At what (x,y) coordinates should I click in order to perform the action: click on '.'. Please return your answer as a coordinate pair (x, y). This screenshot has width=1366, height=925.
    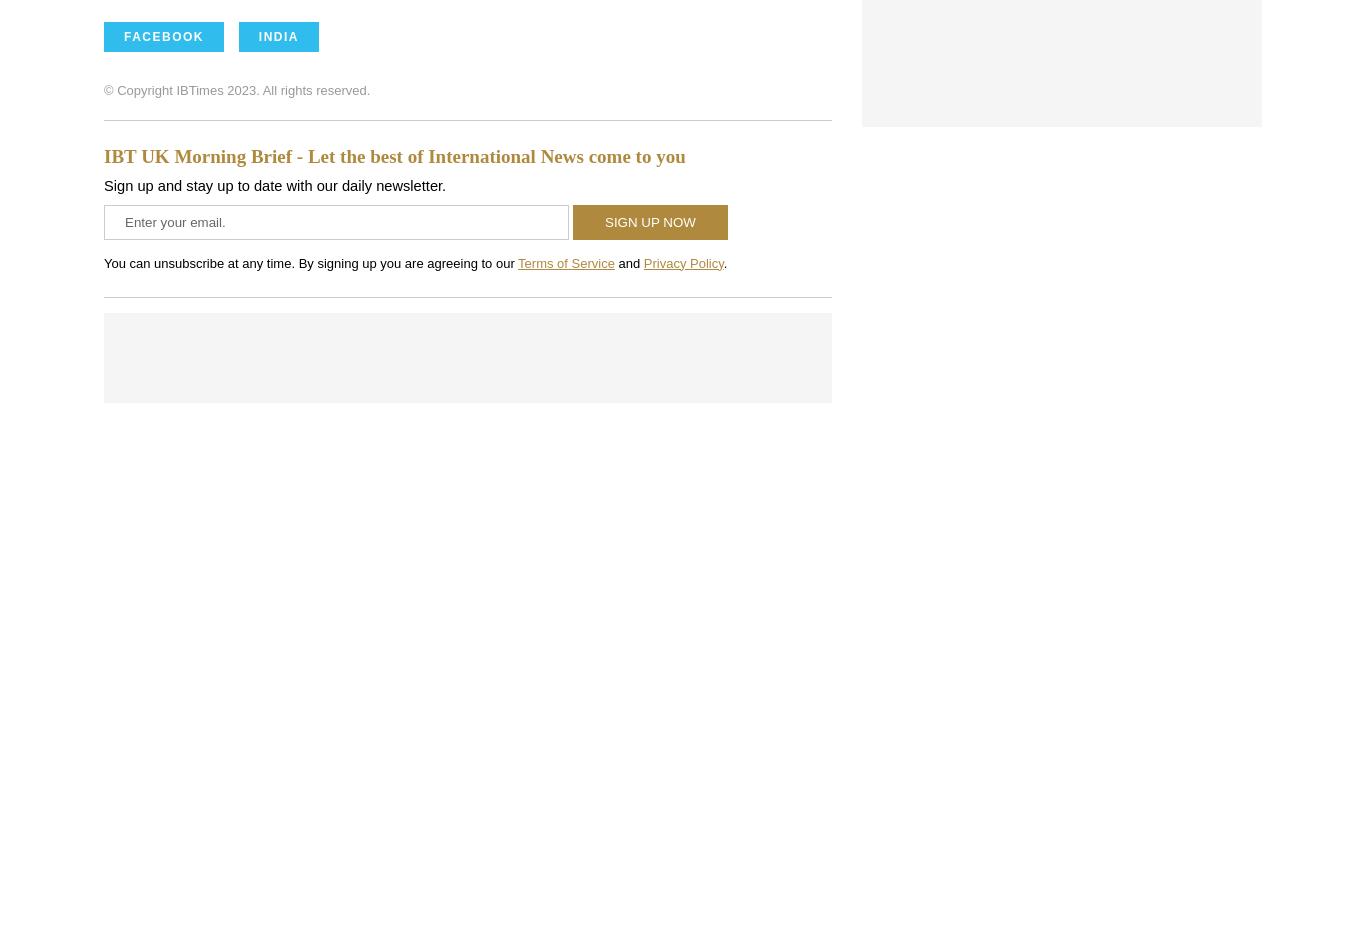
    Looking at the image, I should click on (723, 261).